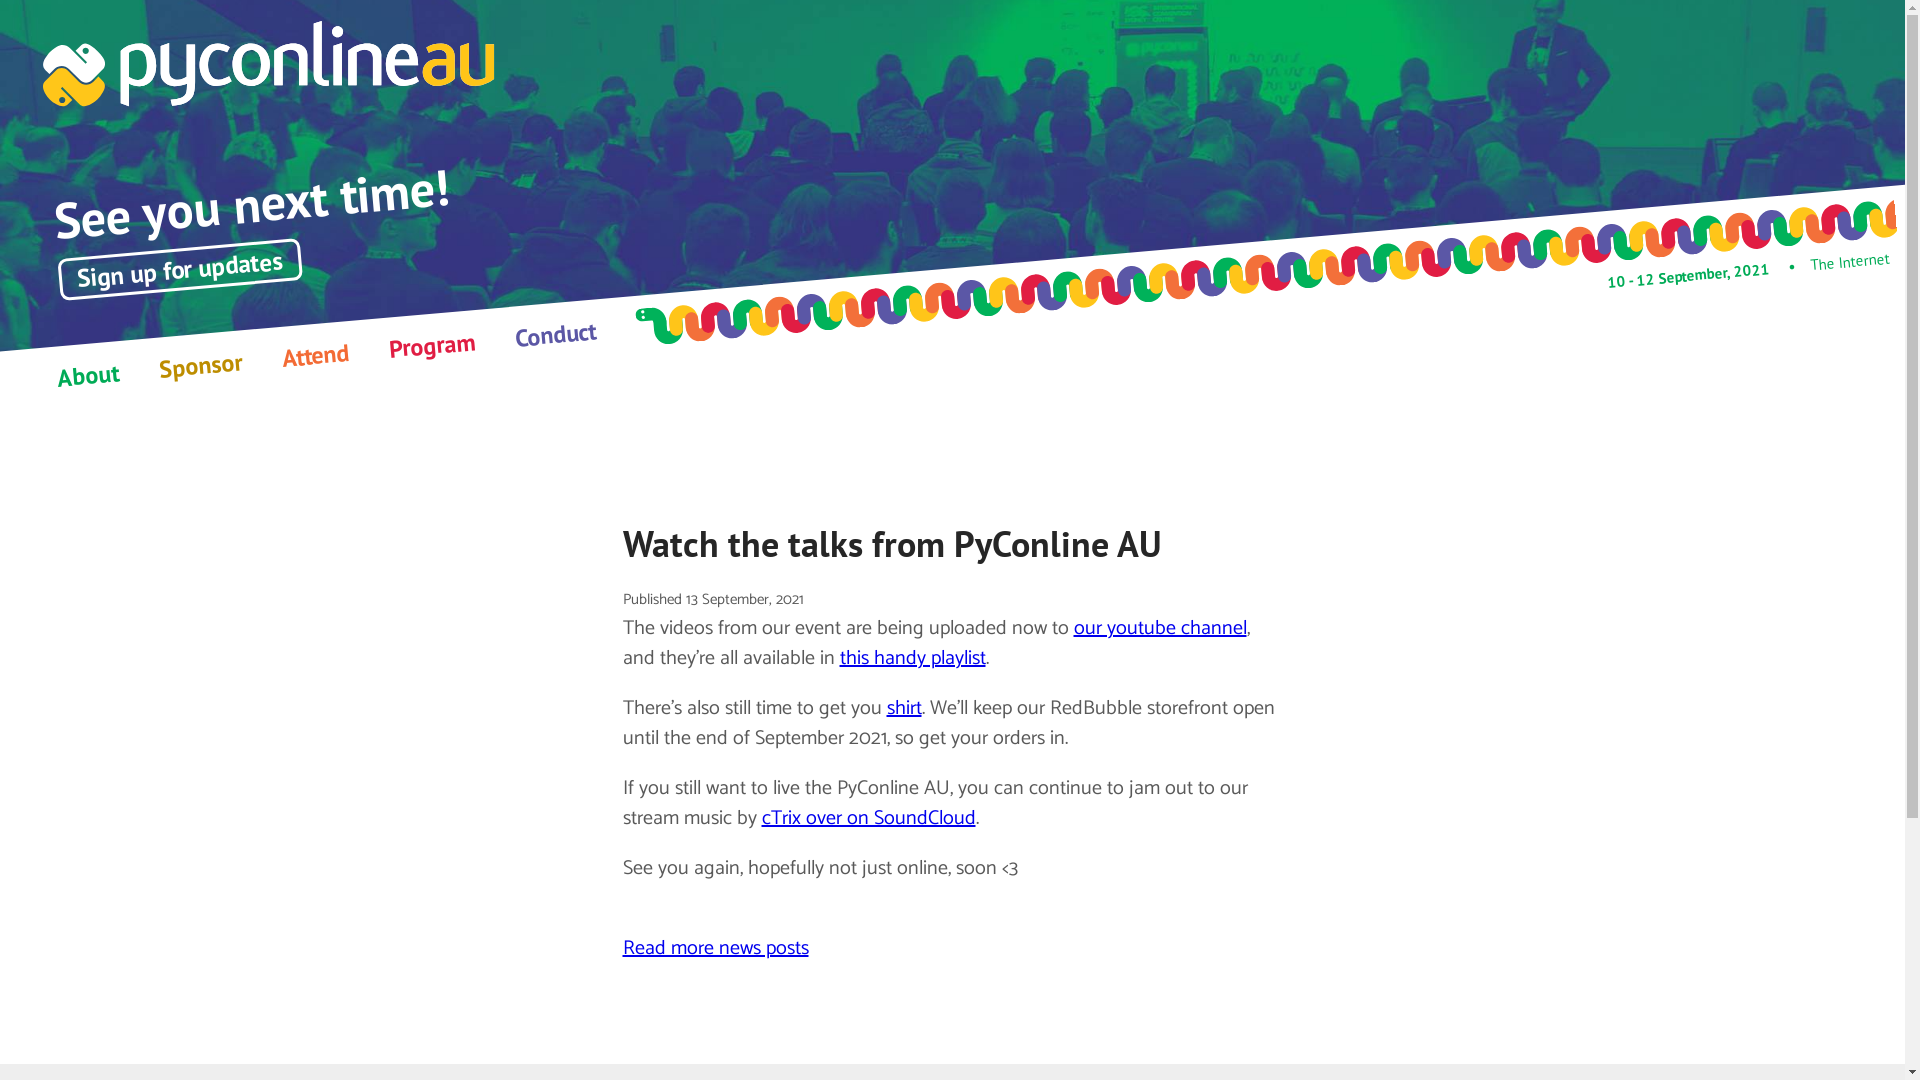  Describe the element at coordinates (715, 947) in the screenshot. I see `'Read more news posts'` at that location.